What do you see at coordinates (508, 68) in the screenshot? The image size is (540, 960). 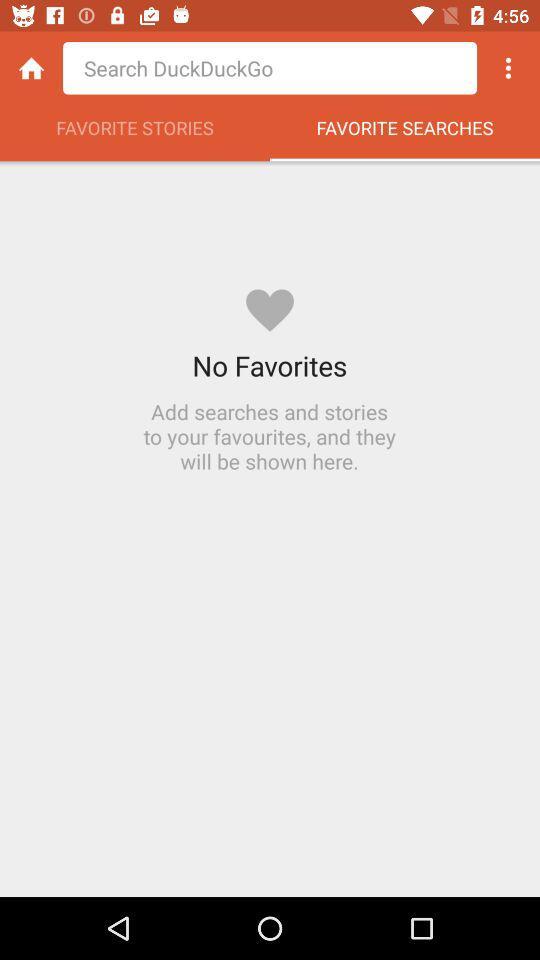 I see `the icon above the favorite searches app` at bounding box center [508, 68].